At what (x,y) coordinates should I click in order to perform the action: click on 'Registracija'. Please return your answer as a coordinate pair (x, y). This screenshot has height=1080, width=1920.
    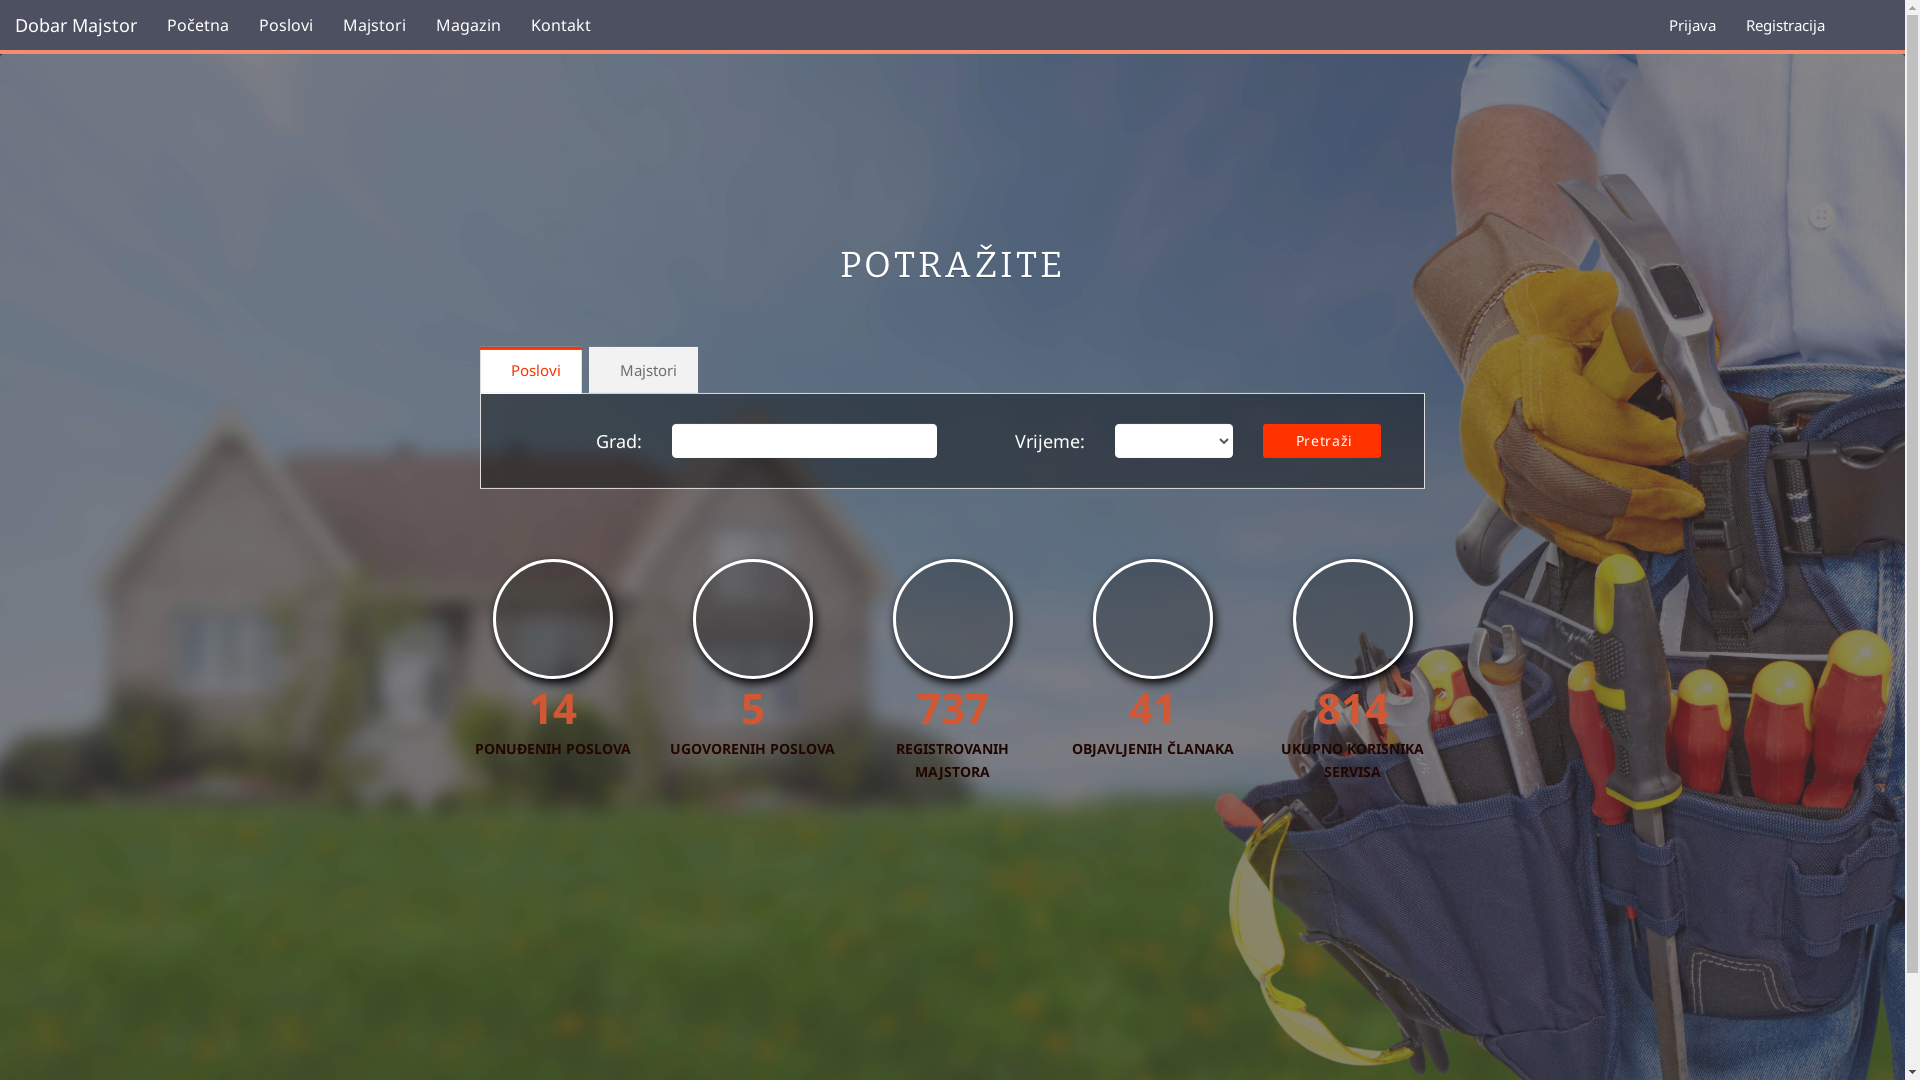
    Looking at the image, I should click on (1730, 24).